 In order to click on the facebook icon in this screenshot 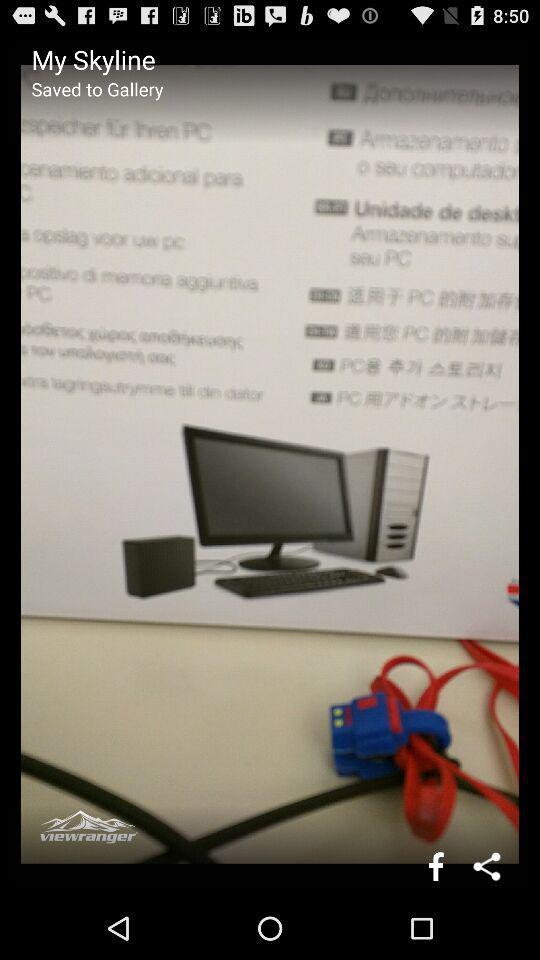, I will do `click(435, 927)`.